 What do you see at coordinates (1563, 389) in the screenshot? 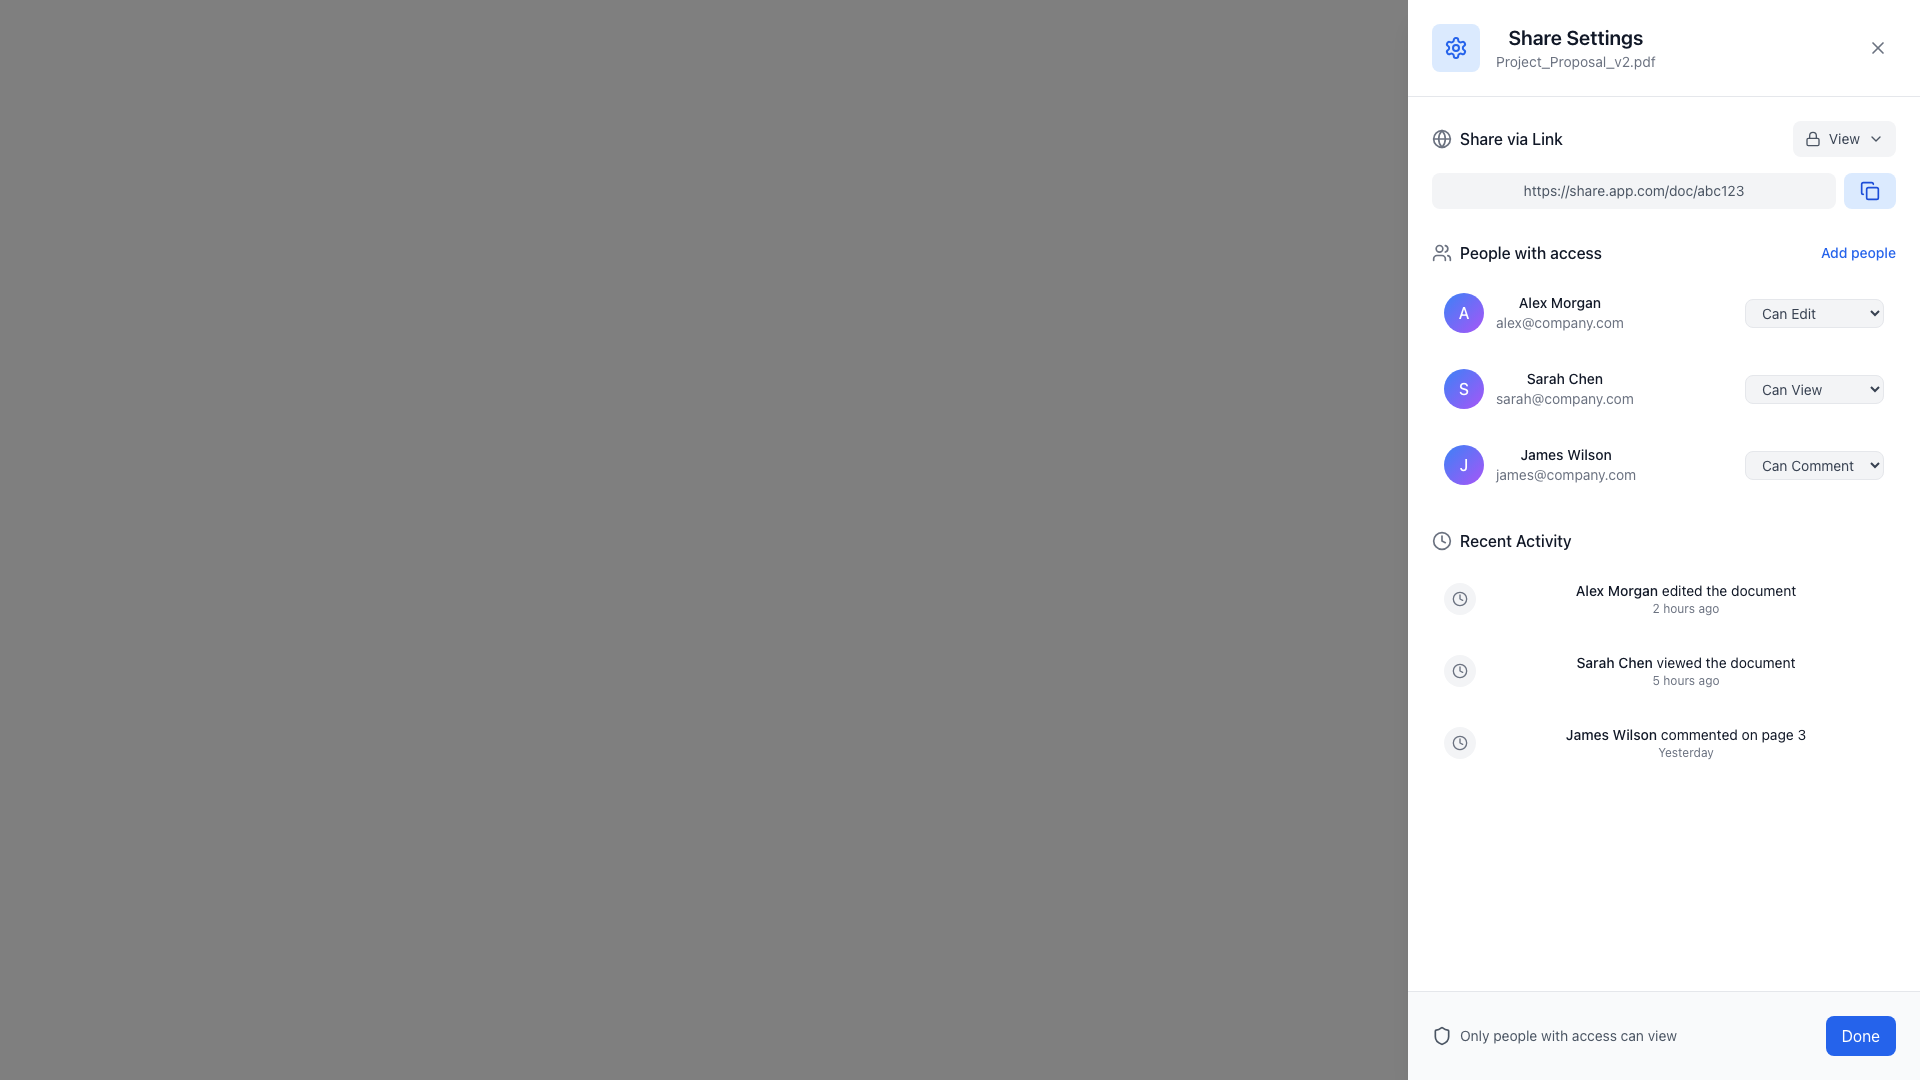
I see `the text display for 'Sarah Chen' which shows her name in bold and her email 'sarah@company.com' in a lighter font, located under the 'People with access' section` at bounding box center [1563, 389].